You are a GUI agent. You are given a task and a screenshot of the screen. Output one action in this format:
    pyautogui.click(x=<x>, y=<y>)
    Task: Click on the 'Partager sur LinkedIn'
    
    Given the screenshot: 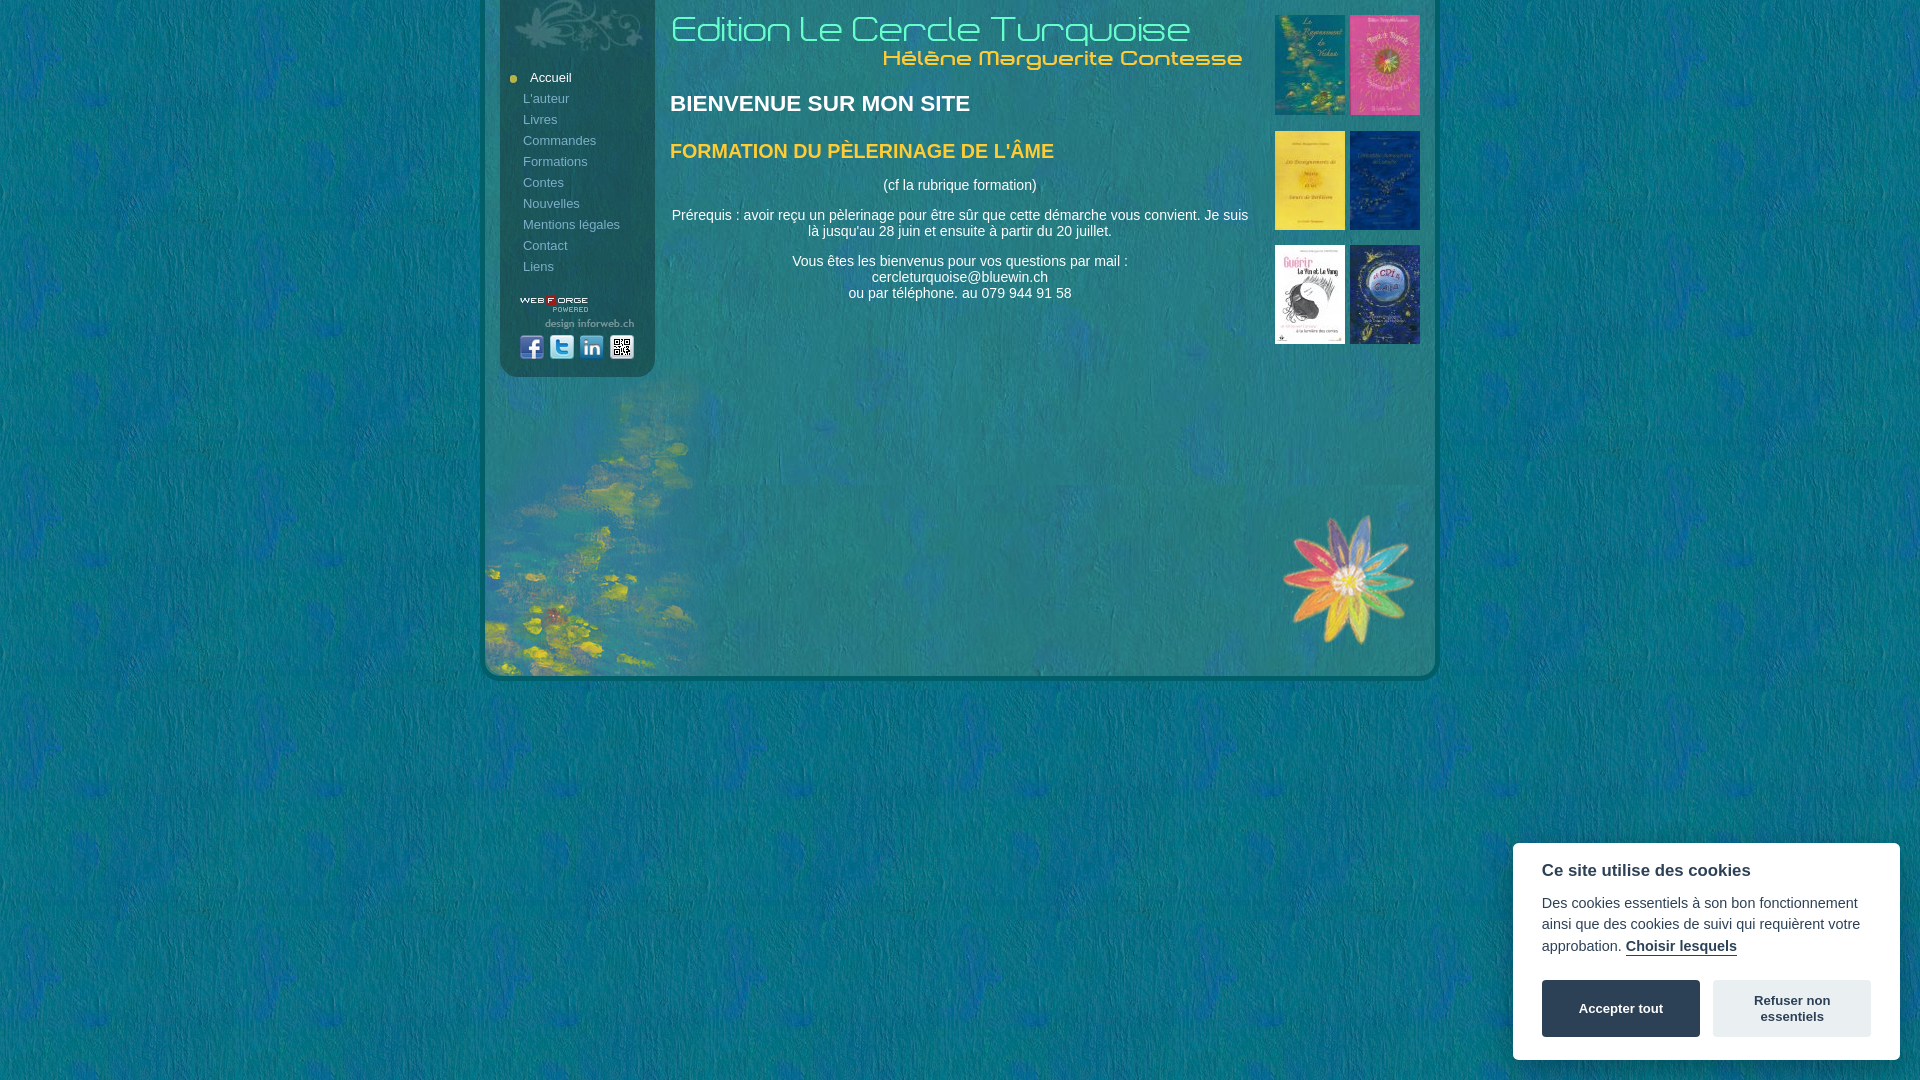 What is the action you would take?
    pyautogui.click(x=590, y=347)
    